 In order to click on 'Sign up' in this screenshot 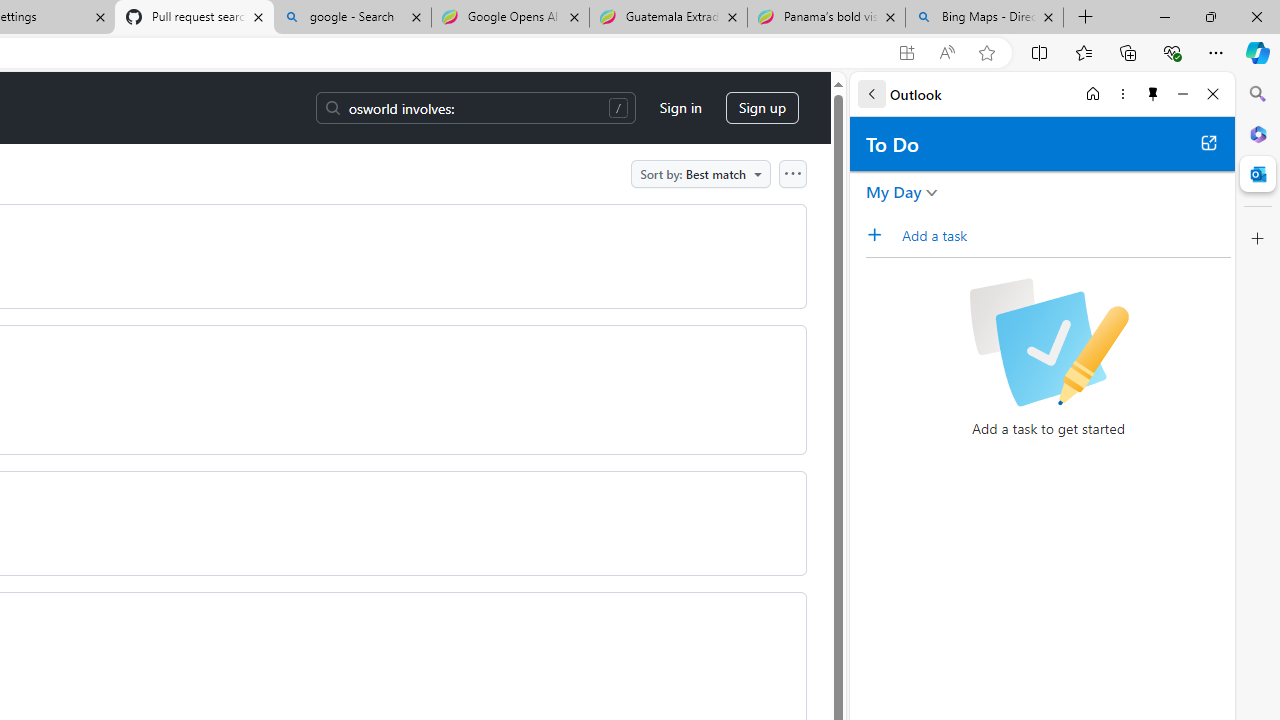, I will do `click(761, 108)`.